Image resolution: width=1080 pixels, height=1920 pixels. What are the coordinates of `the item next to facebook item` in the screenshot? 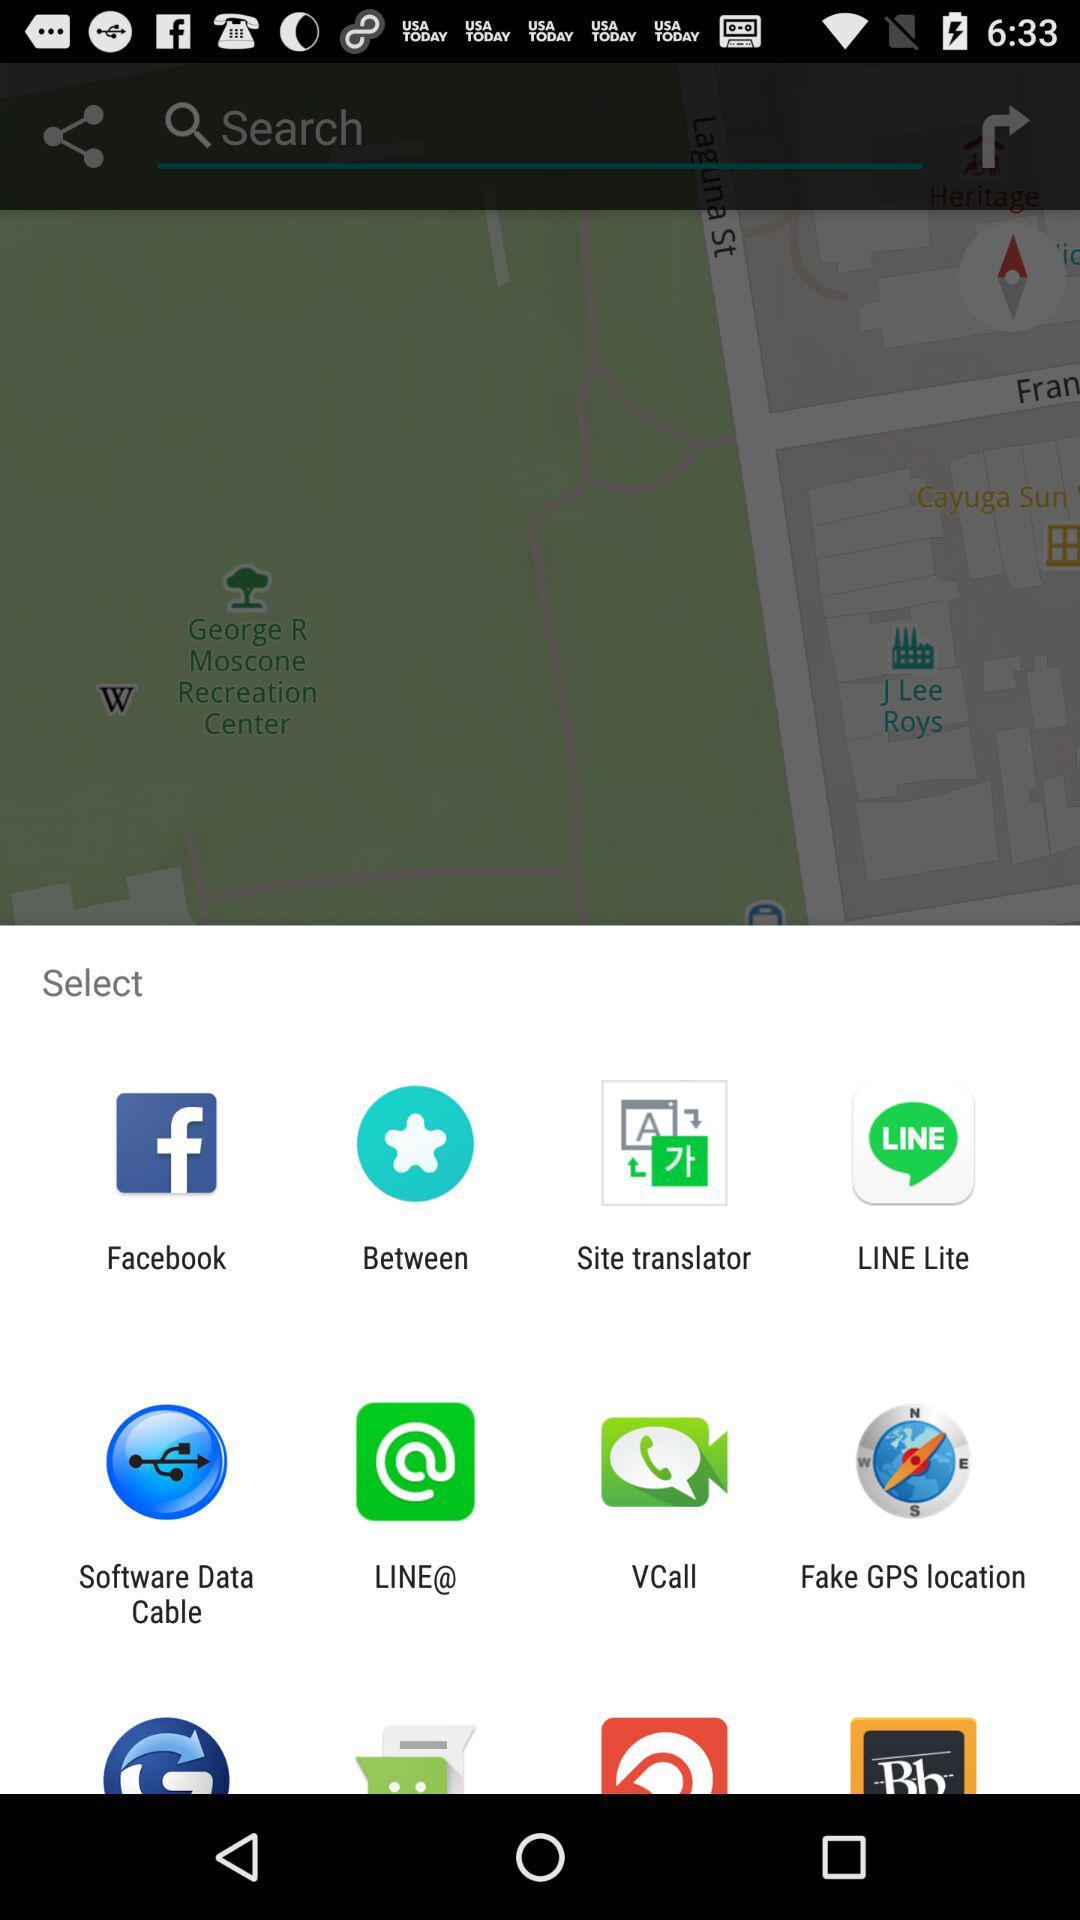 It's located at (414, 1274).